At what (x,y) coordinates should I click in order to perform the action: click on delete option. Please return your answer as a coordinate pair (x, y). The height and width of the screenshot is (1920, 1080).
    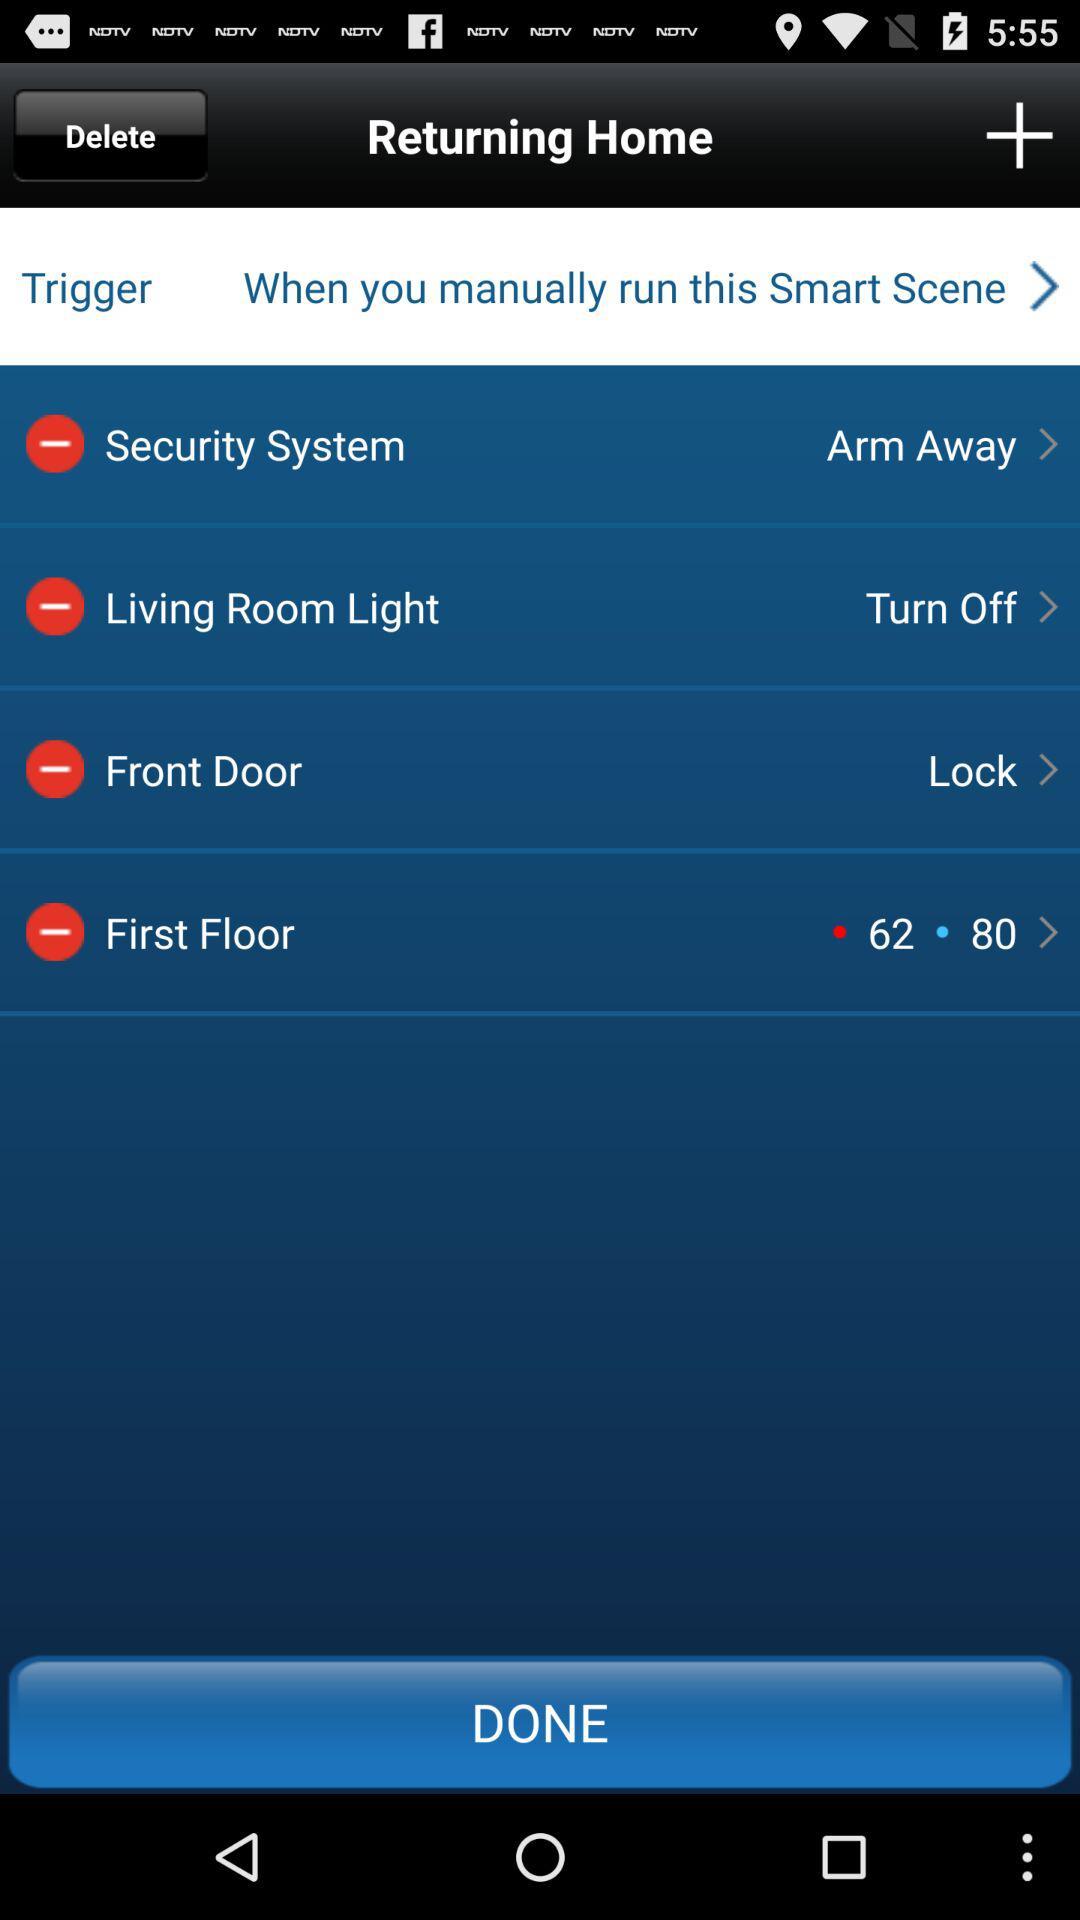
    Looking at the image, I should click on (54, 930).